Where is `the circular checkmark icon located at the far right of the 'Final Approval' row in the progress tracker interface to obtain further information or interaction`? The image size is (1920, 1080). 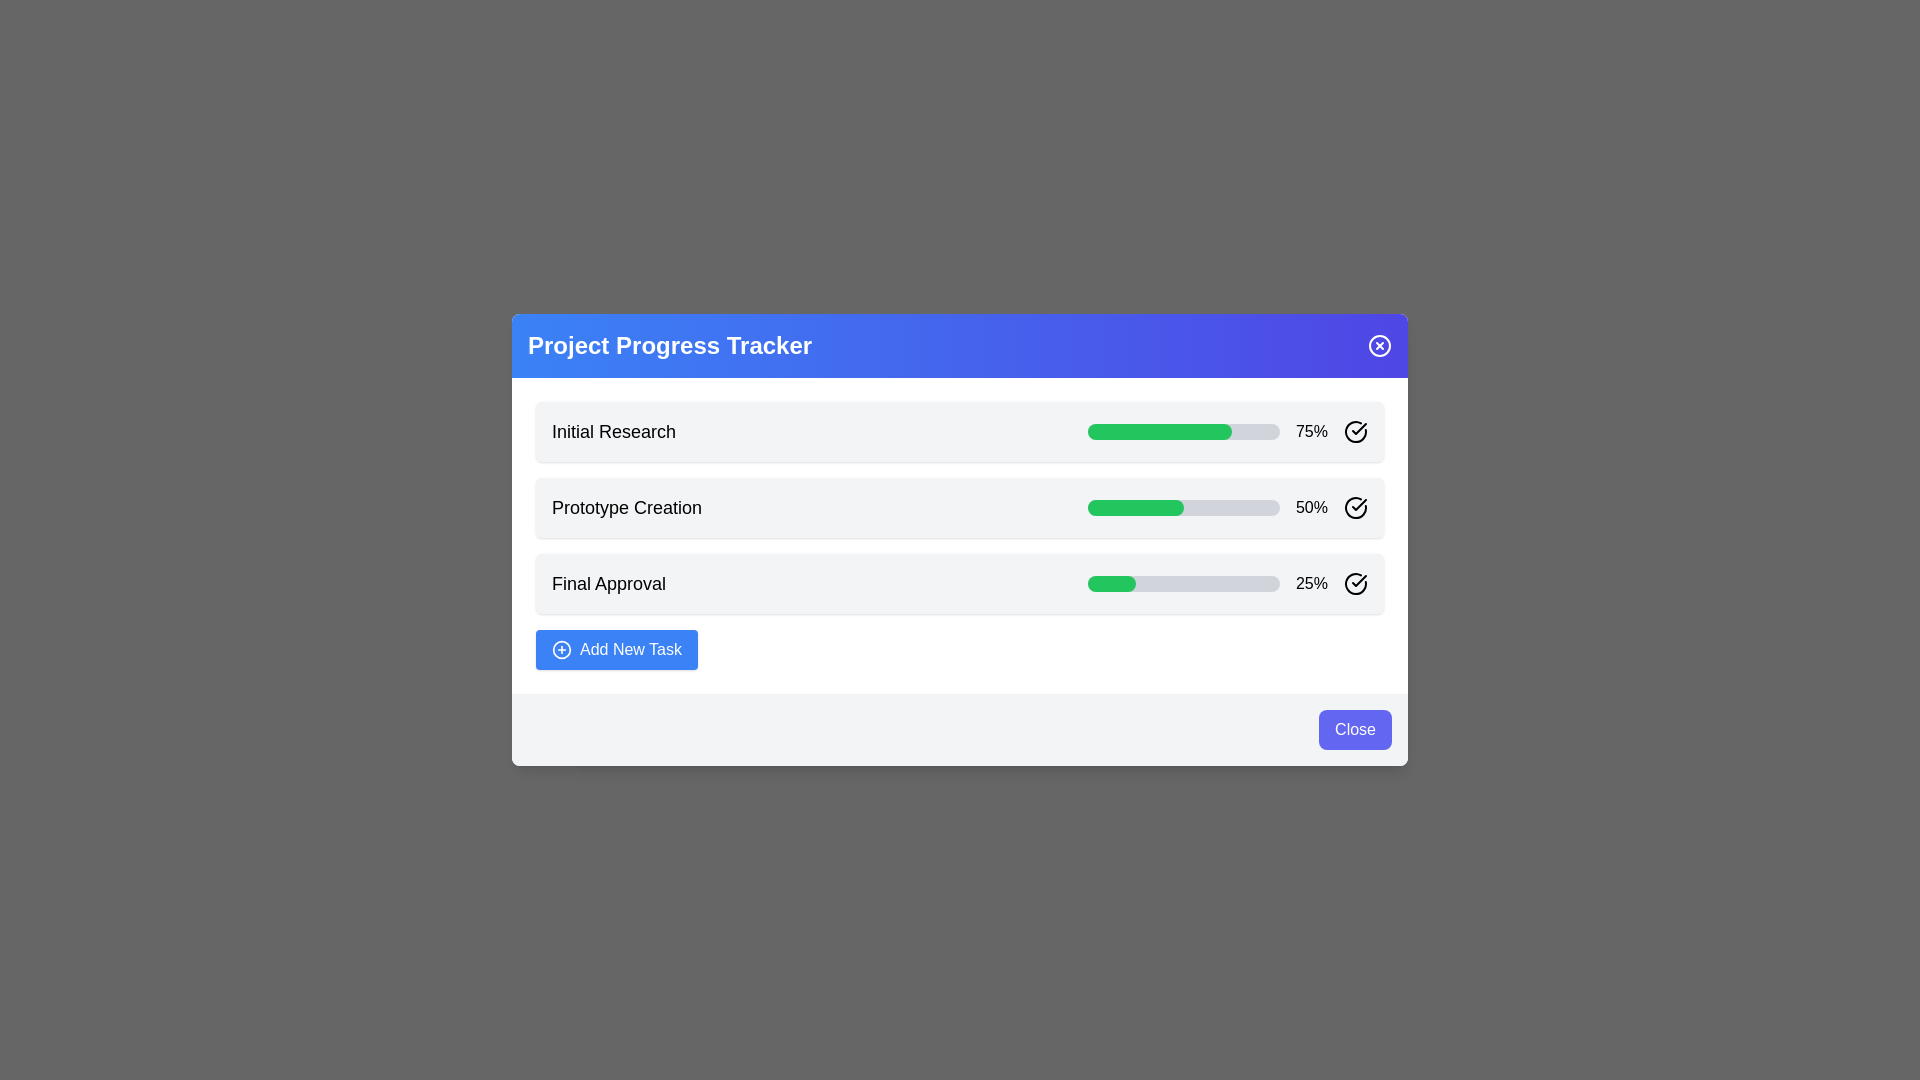
the circular checkmark icon located at the far right of the 'Final Approval' row in the progress tracker interface to obtain further information or interaction is located at coordinates (1356, 583).